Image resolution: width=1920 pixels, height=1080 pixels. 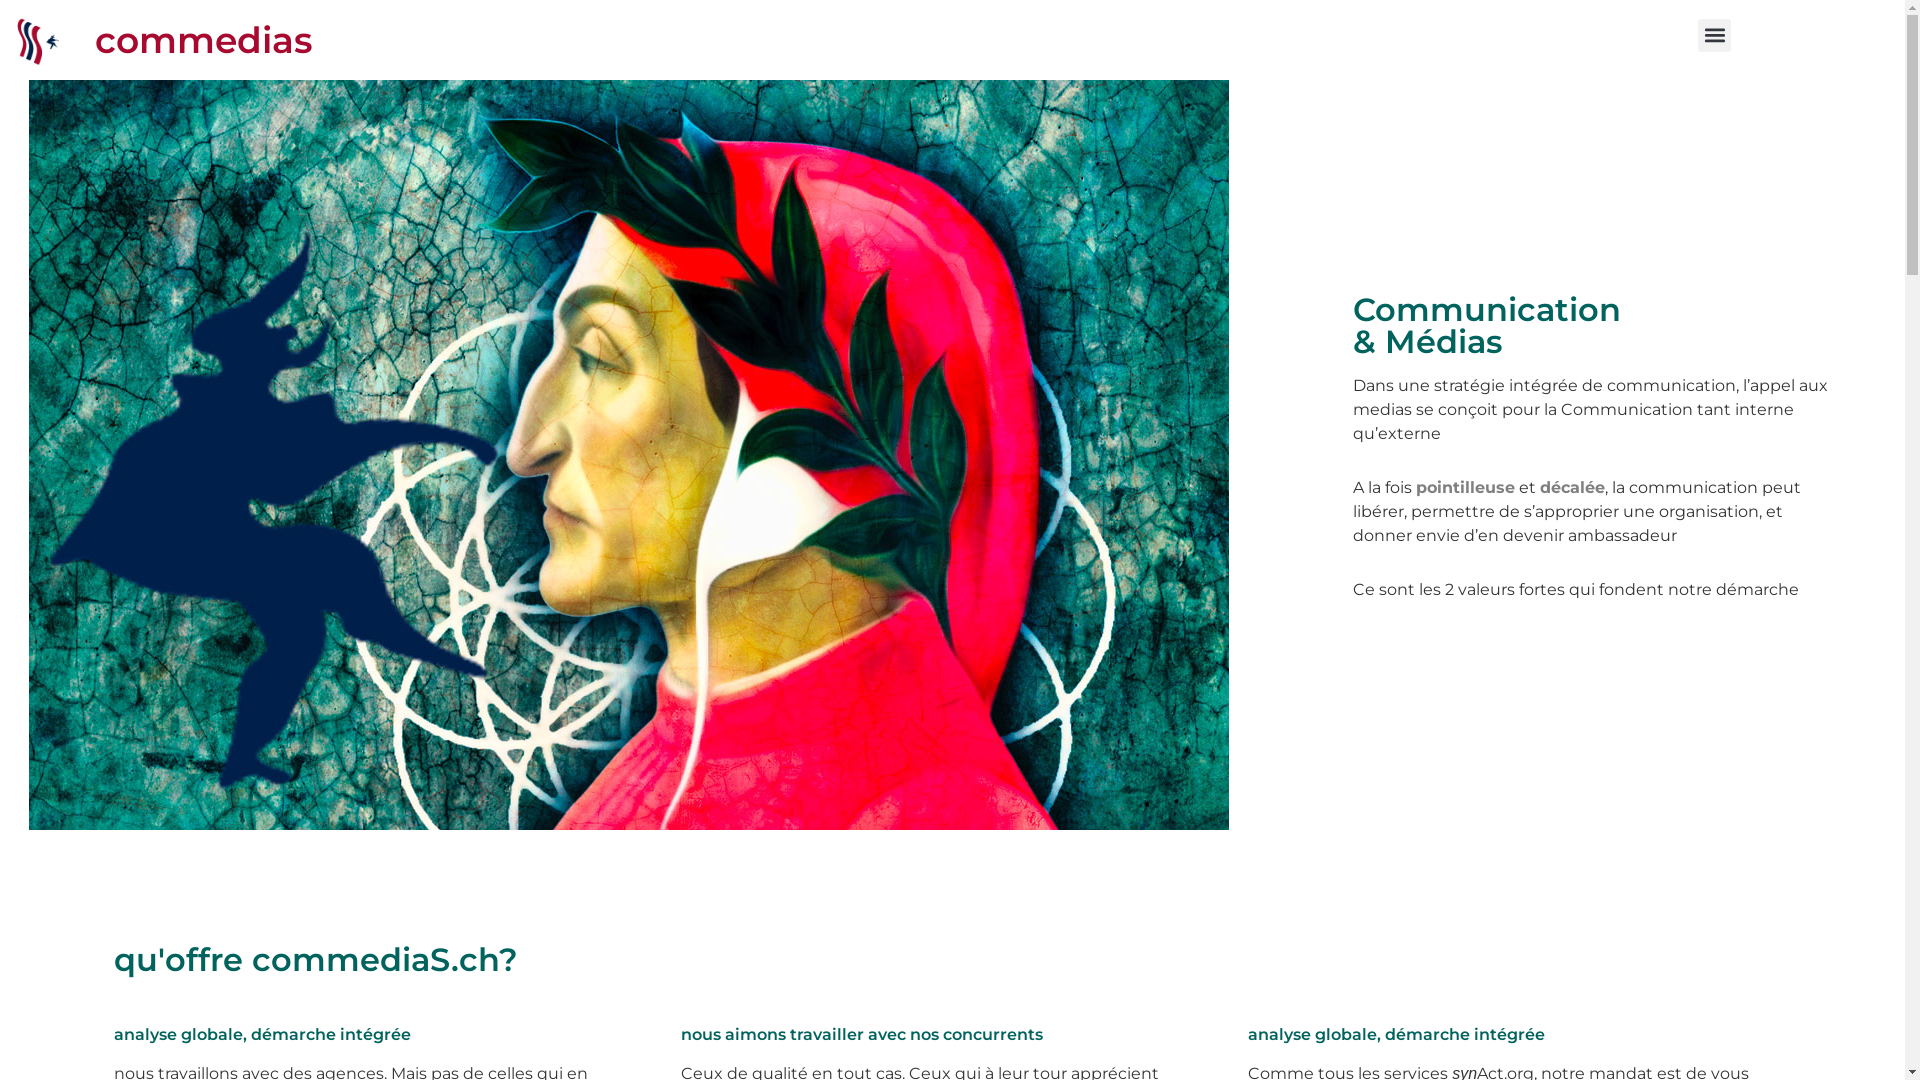 What do you see at coordinates (203, 39) in the screenshot?
I see `'commedias'` at bounding box center [203, 39].